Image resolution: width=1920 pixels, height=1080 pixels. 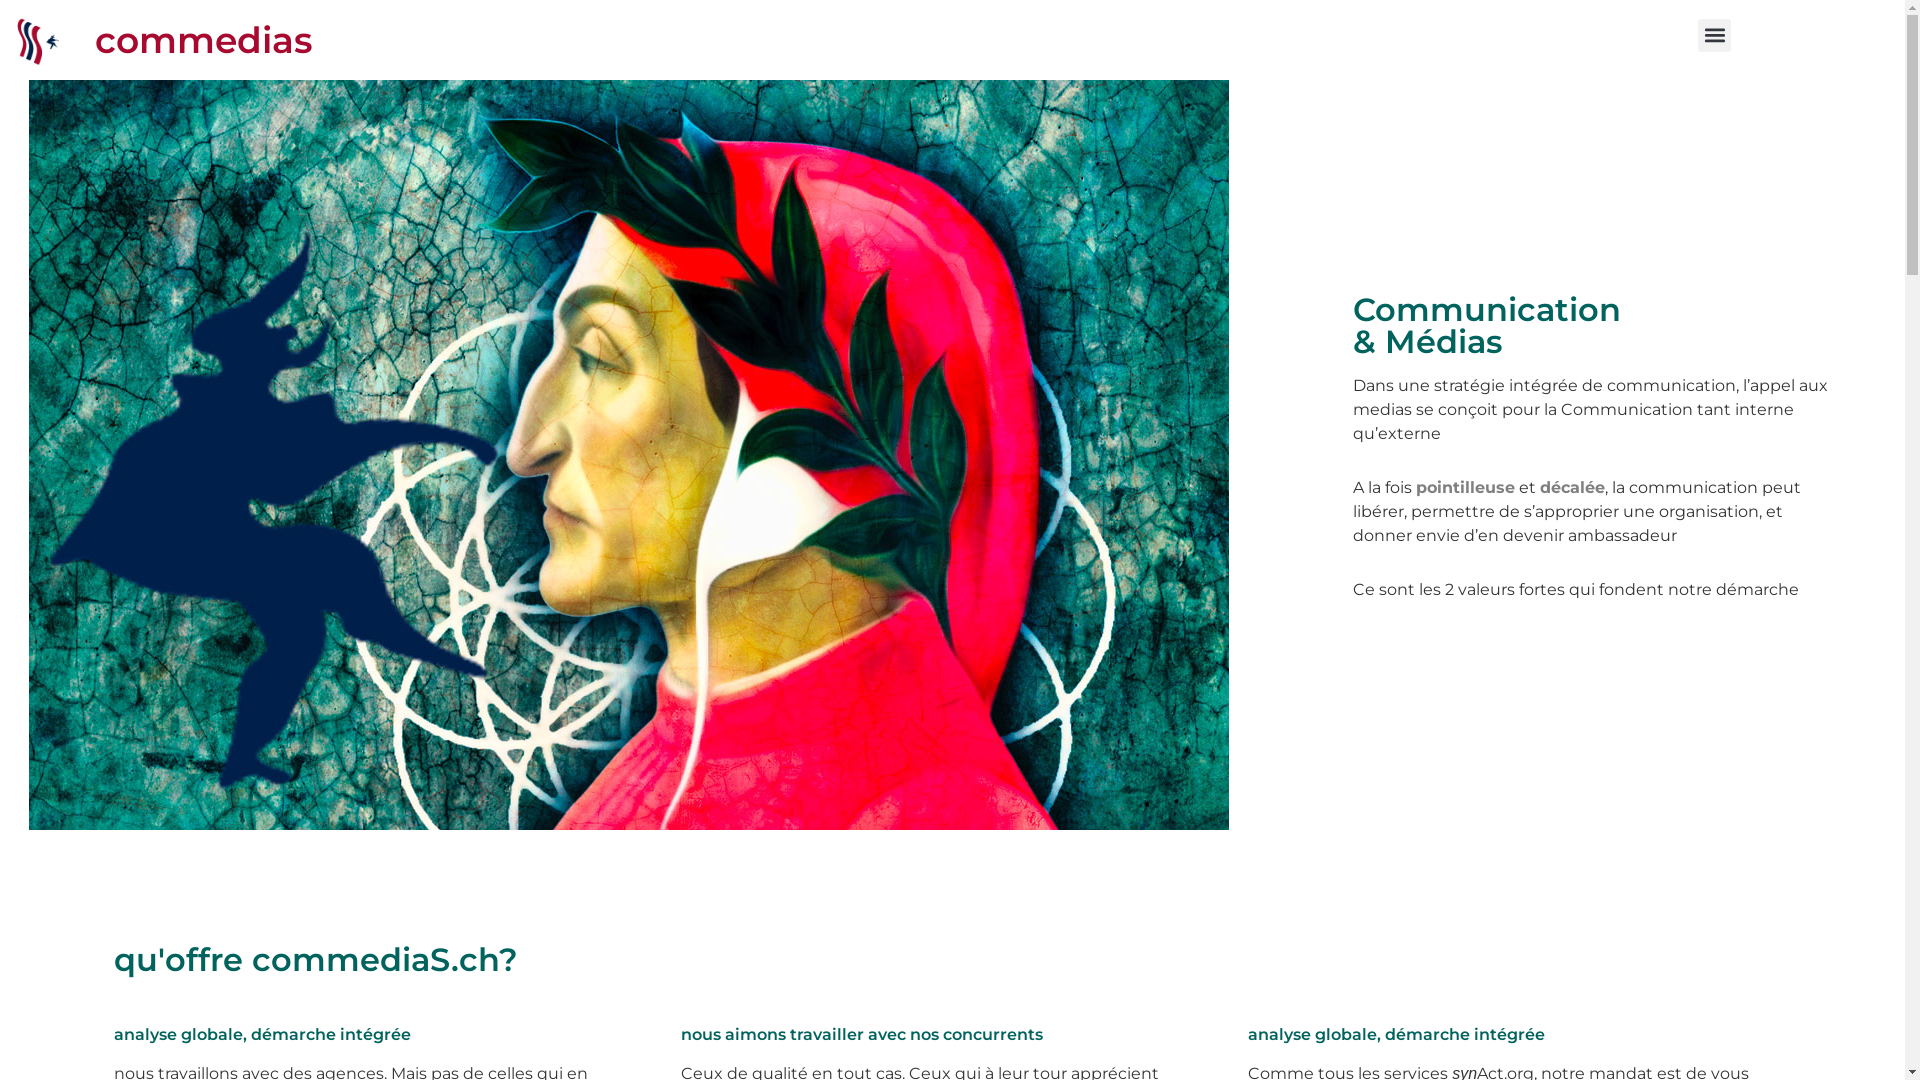 What do you see at coordinates (203, 39) in the screenshot?
I see `'commedias'` at bounding box center [203, 39].